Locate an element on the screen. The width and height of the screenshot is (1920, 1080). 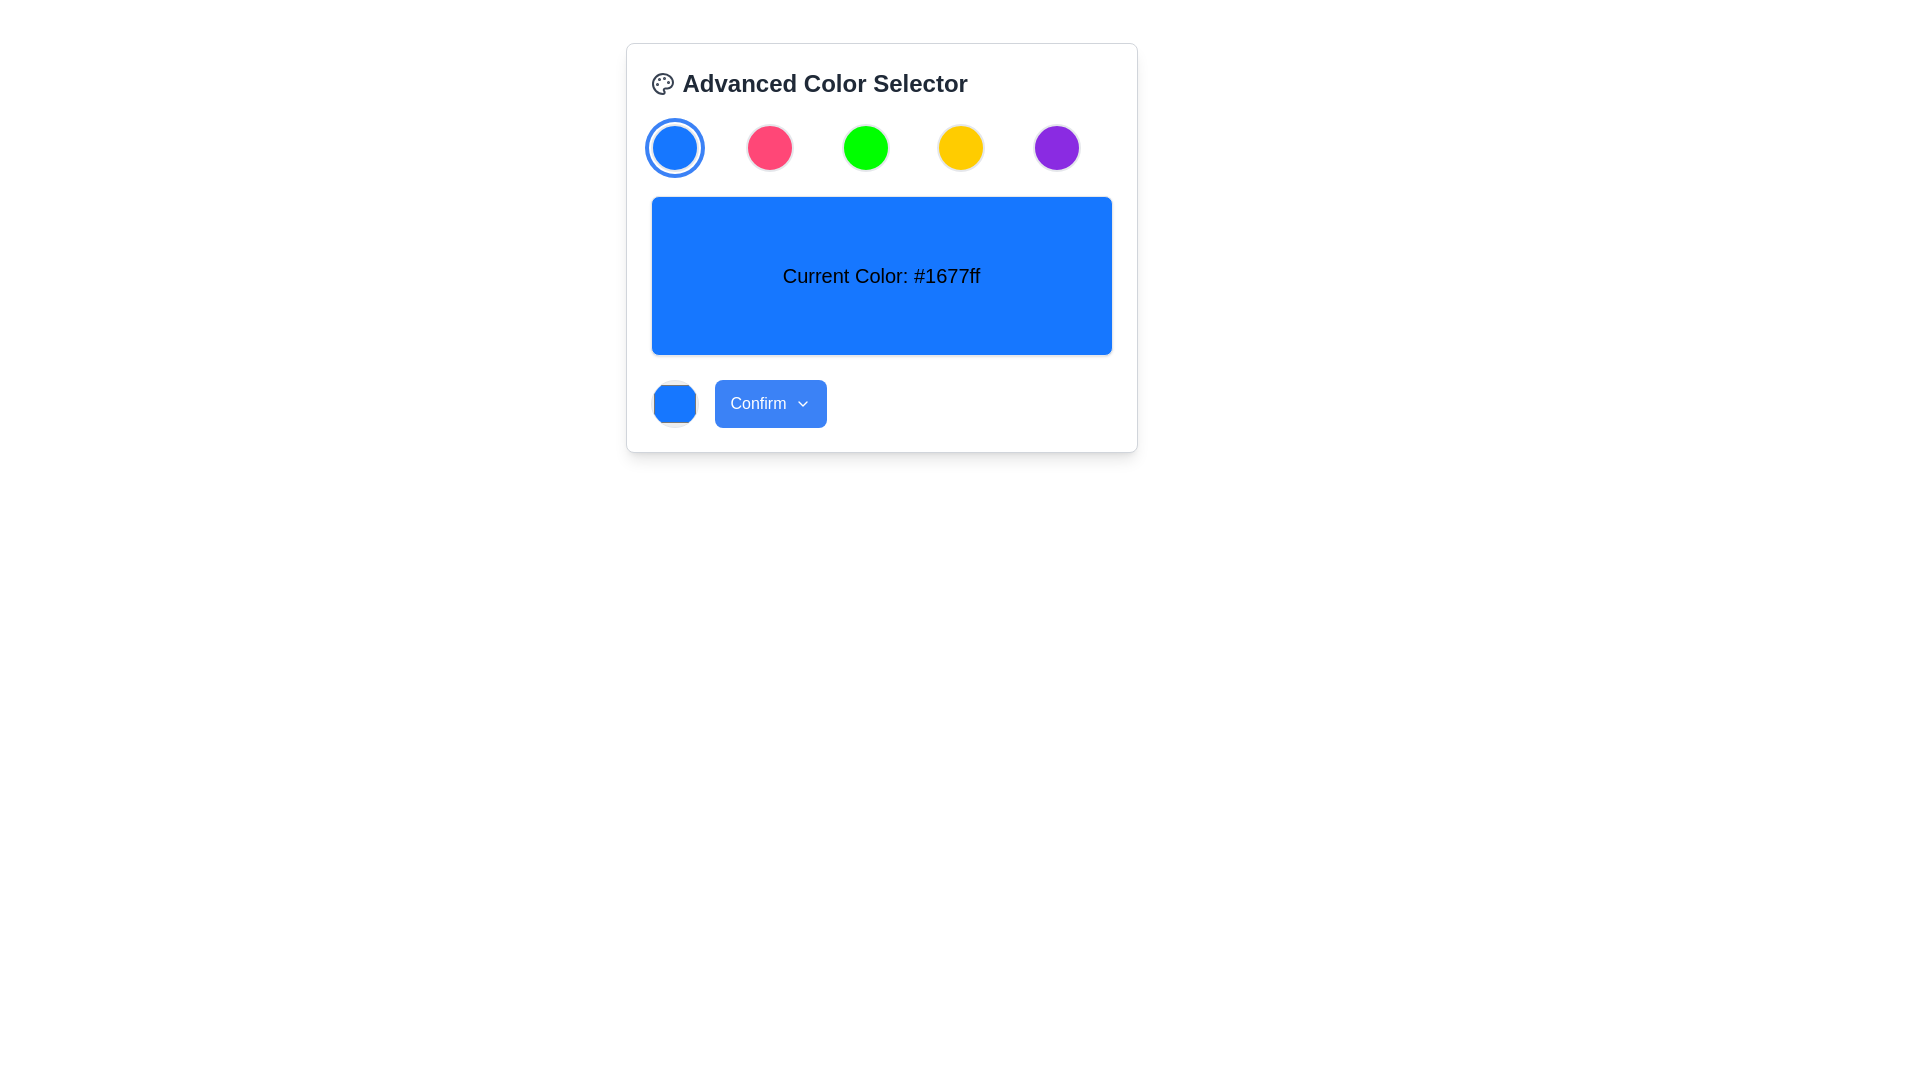
the Header Section of the color selection panel, which serves as the title and is located at the top of the centered white panel with rounded corners is located at coordinates (880, 83).